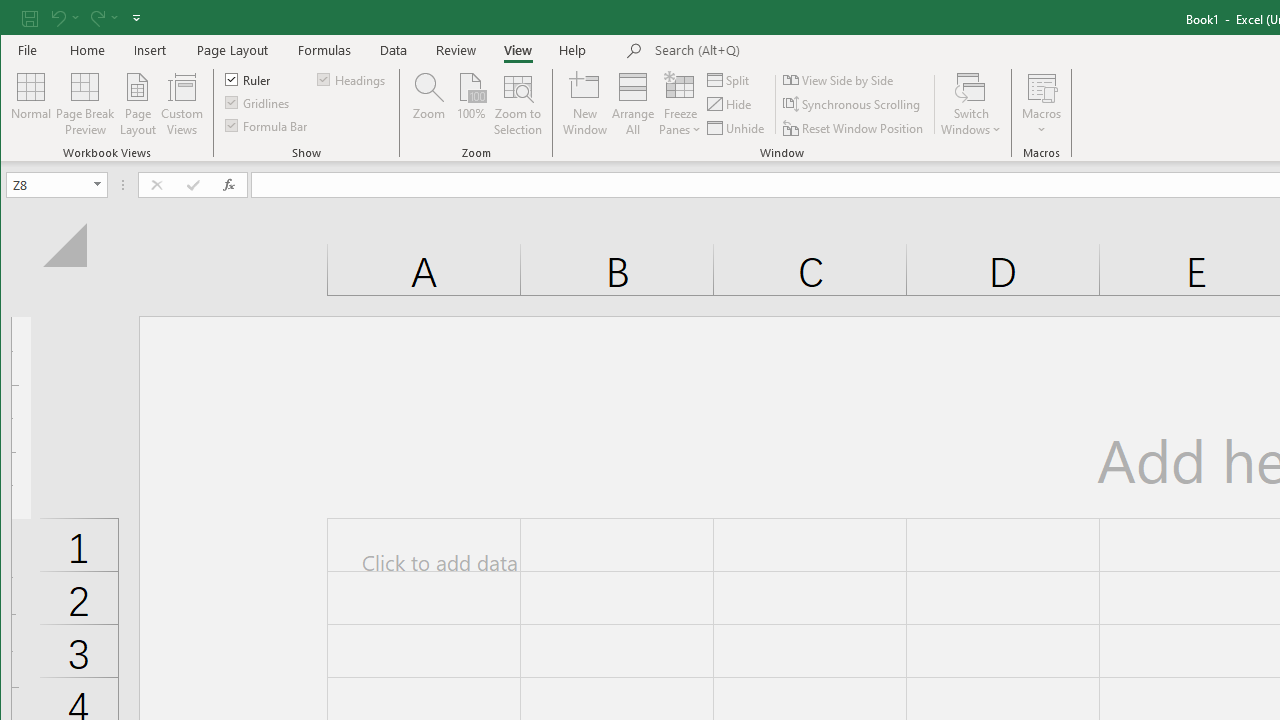  I want to click on 'Ruler', so click(247, 78).